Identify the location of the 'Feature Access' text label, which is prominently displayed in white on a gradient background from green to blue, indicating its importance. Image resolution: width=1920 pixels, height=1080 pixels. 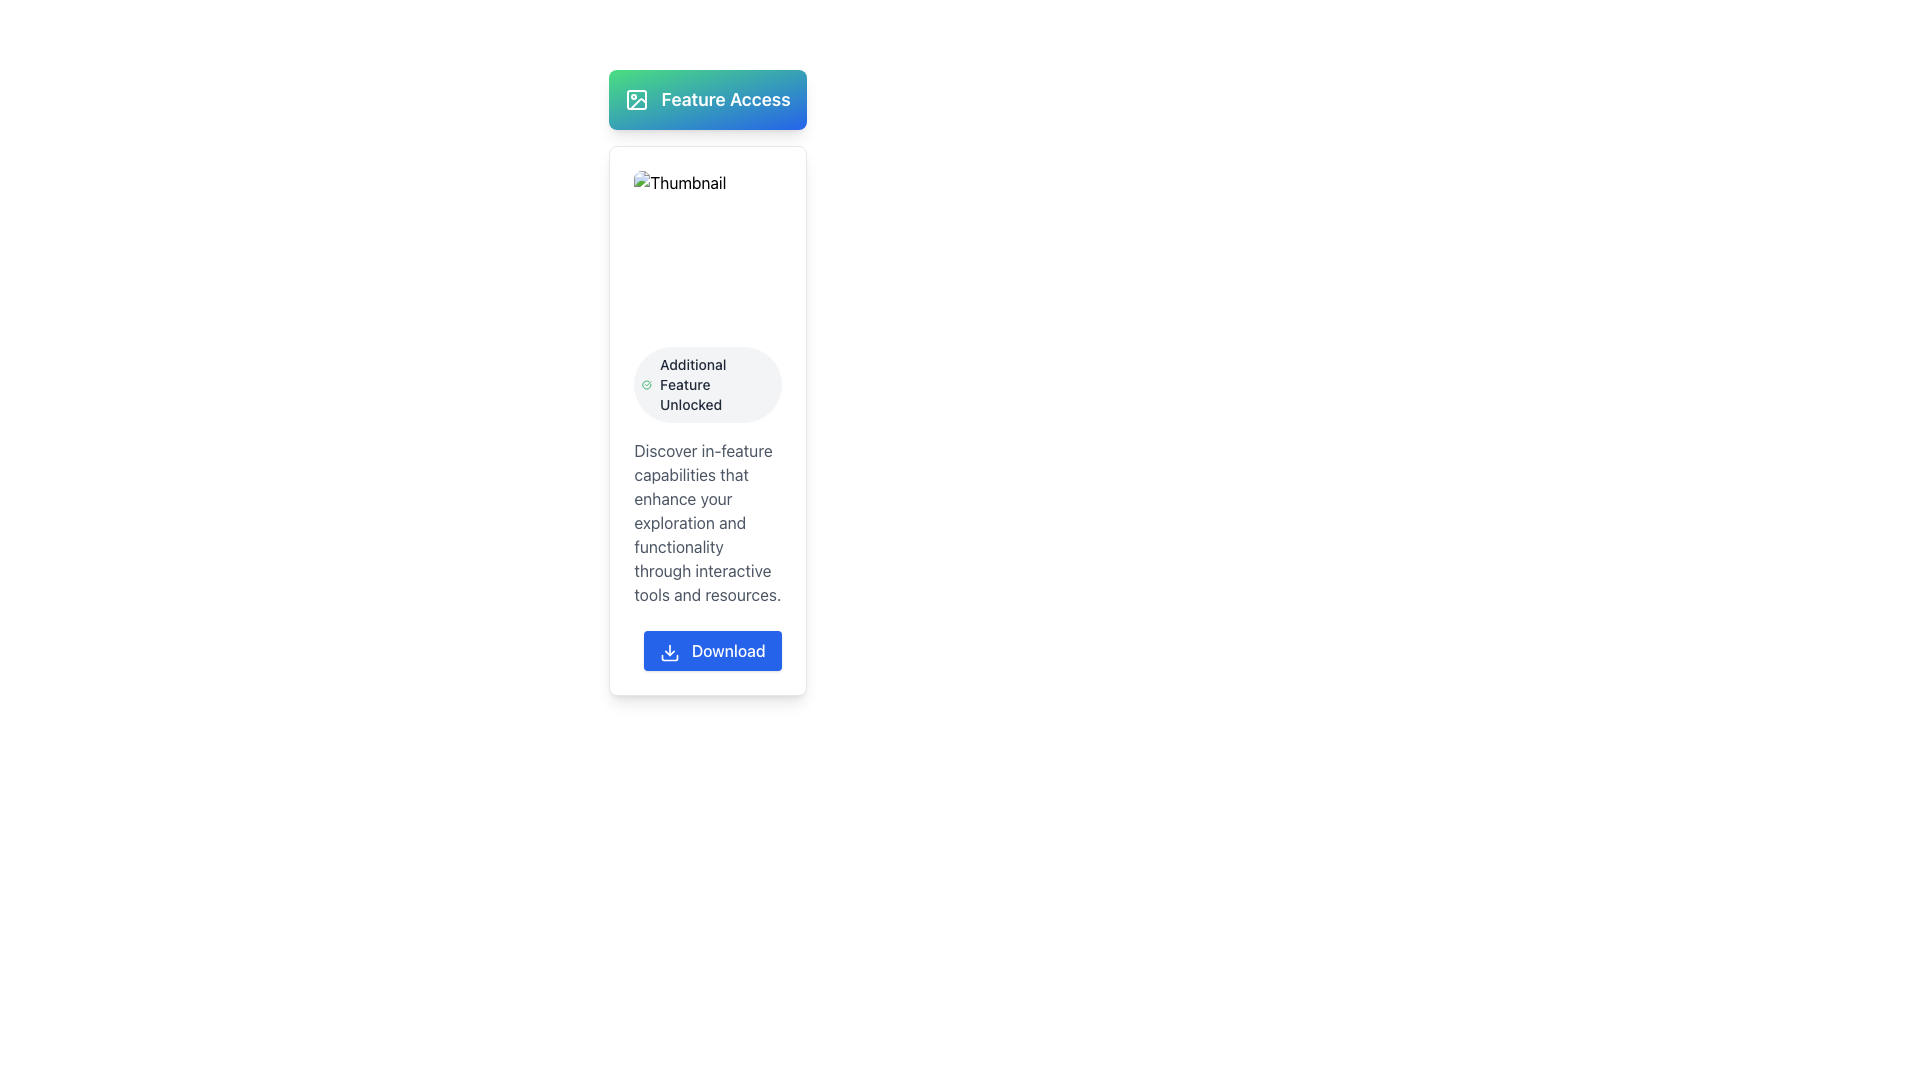
(724, 100).